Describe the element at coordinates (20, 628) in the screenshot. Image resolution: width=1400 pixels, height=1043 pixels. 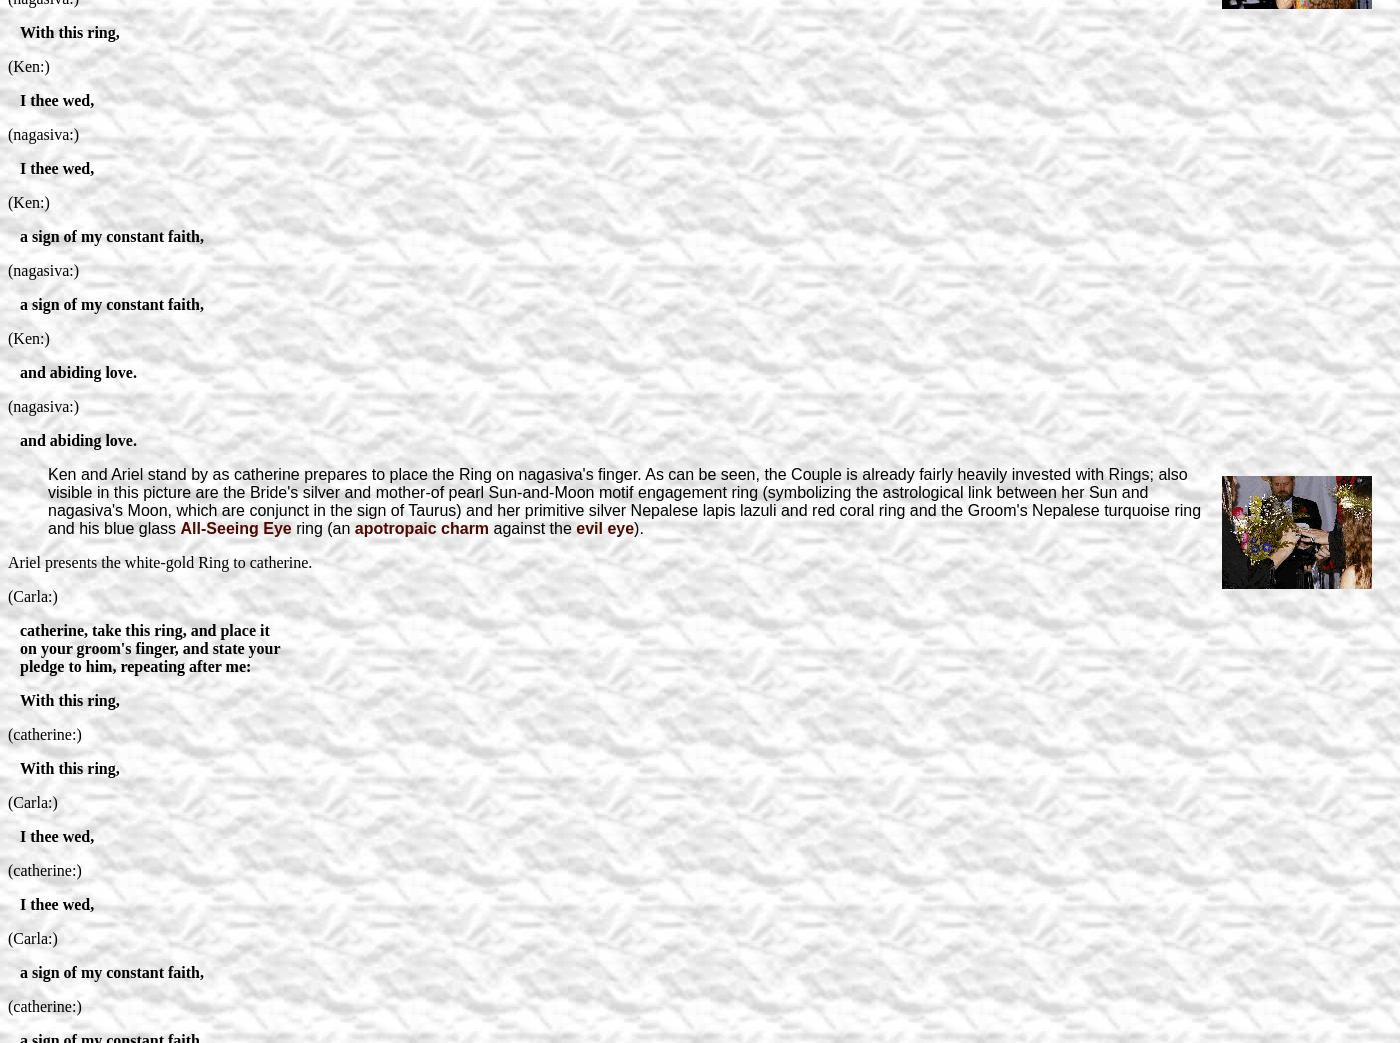
I see `'catherine, take this ring, and place it'` at that location.